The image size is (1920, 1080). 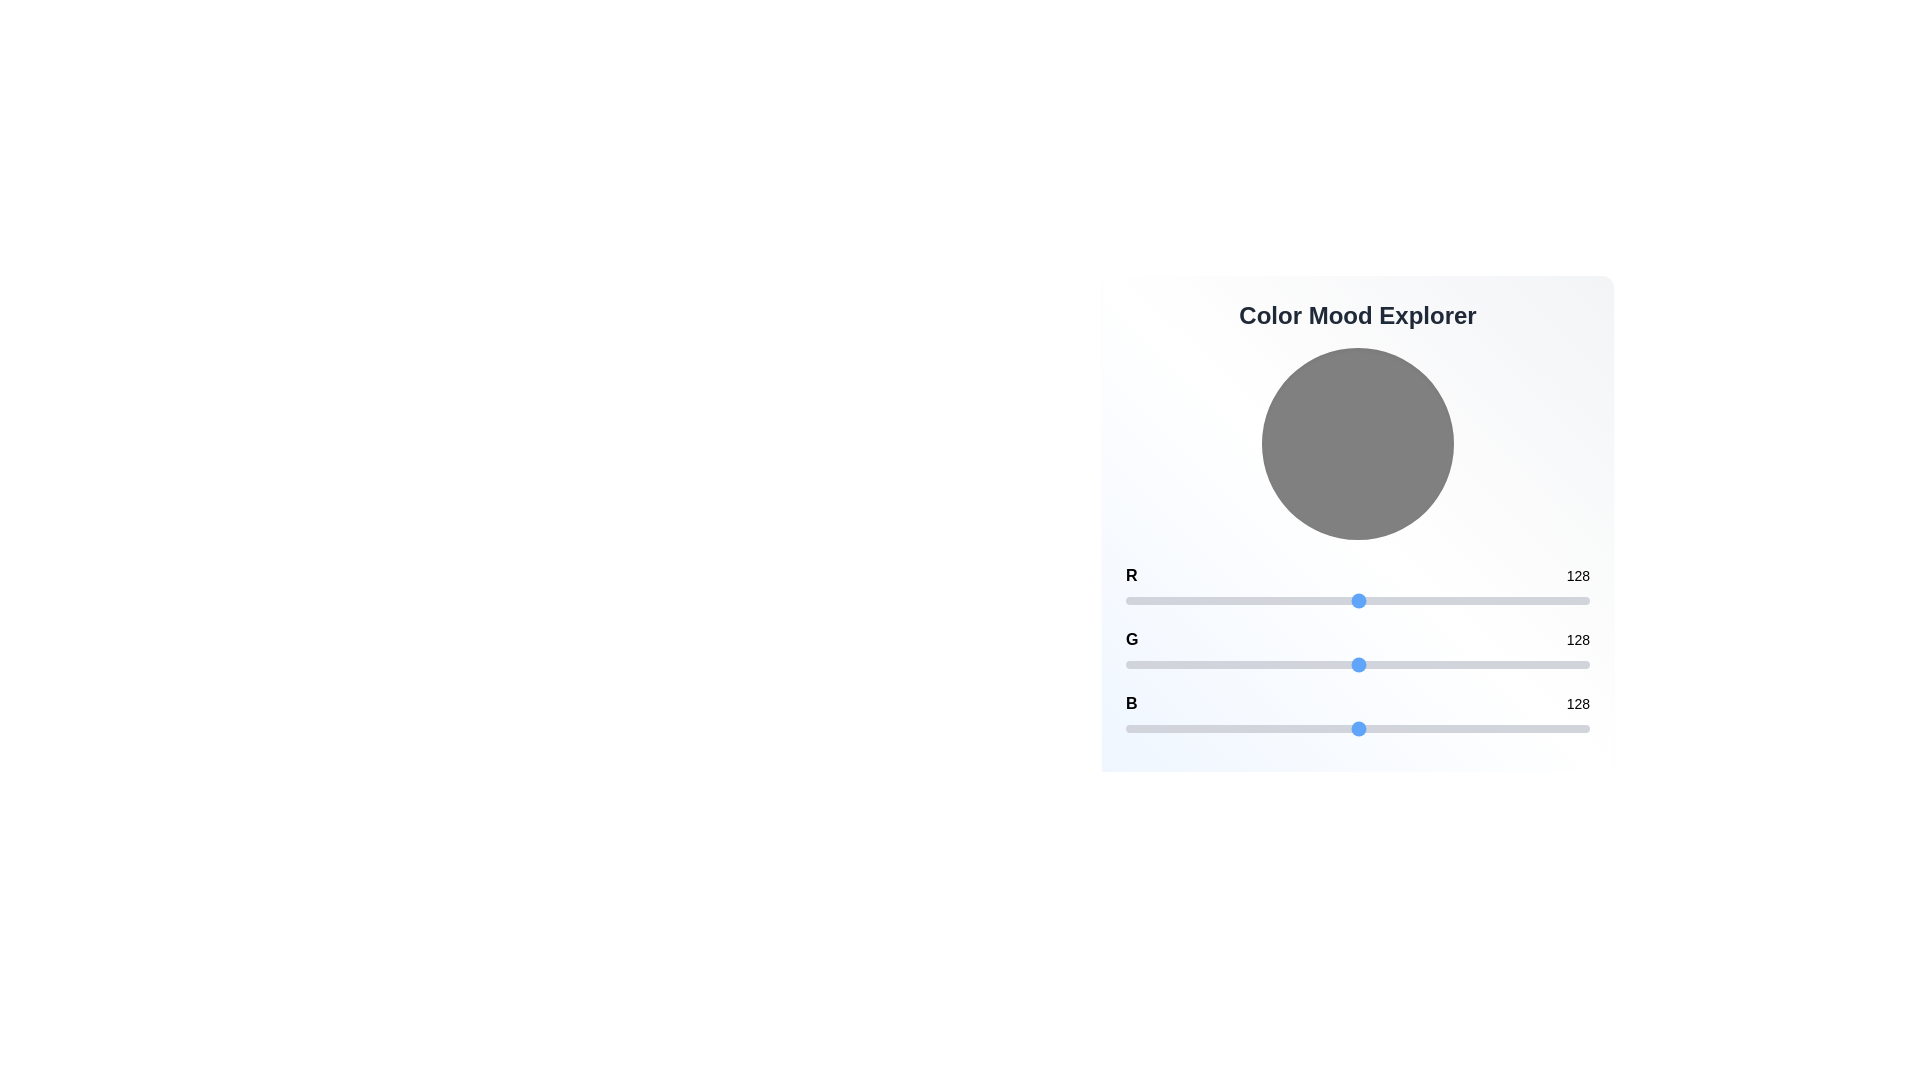 I want to click on the green color channel slider to 133, so click(x=1367, y=664).